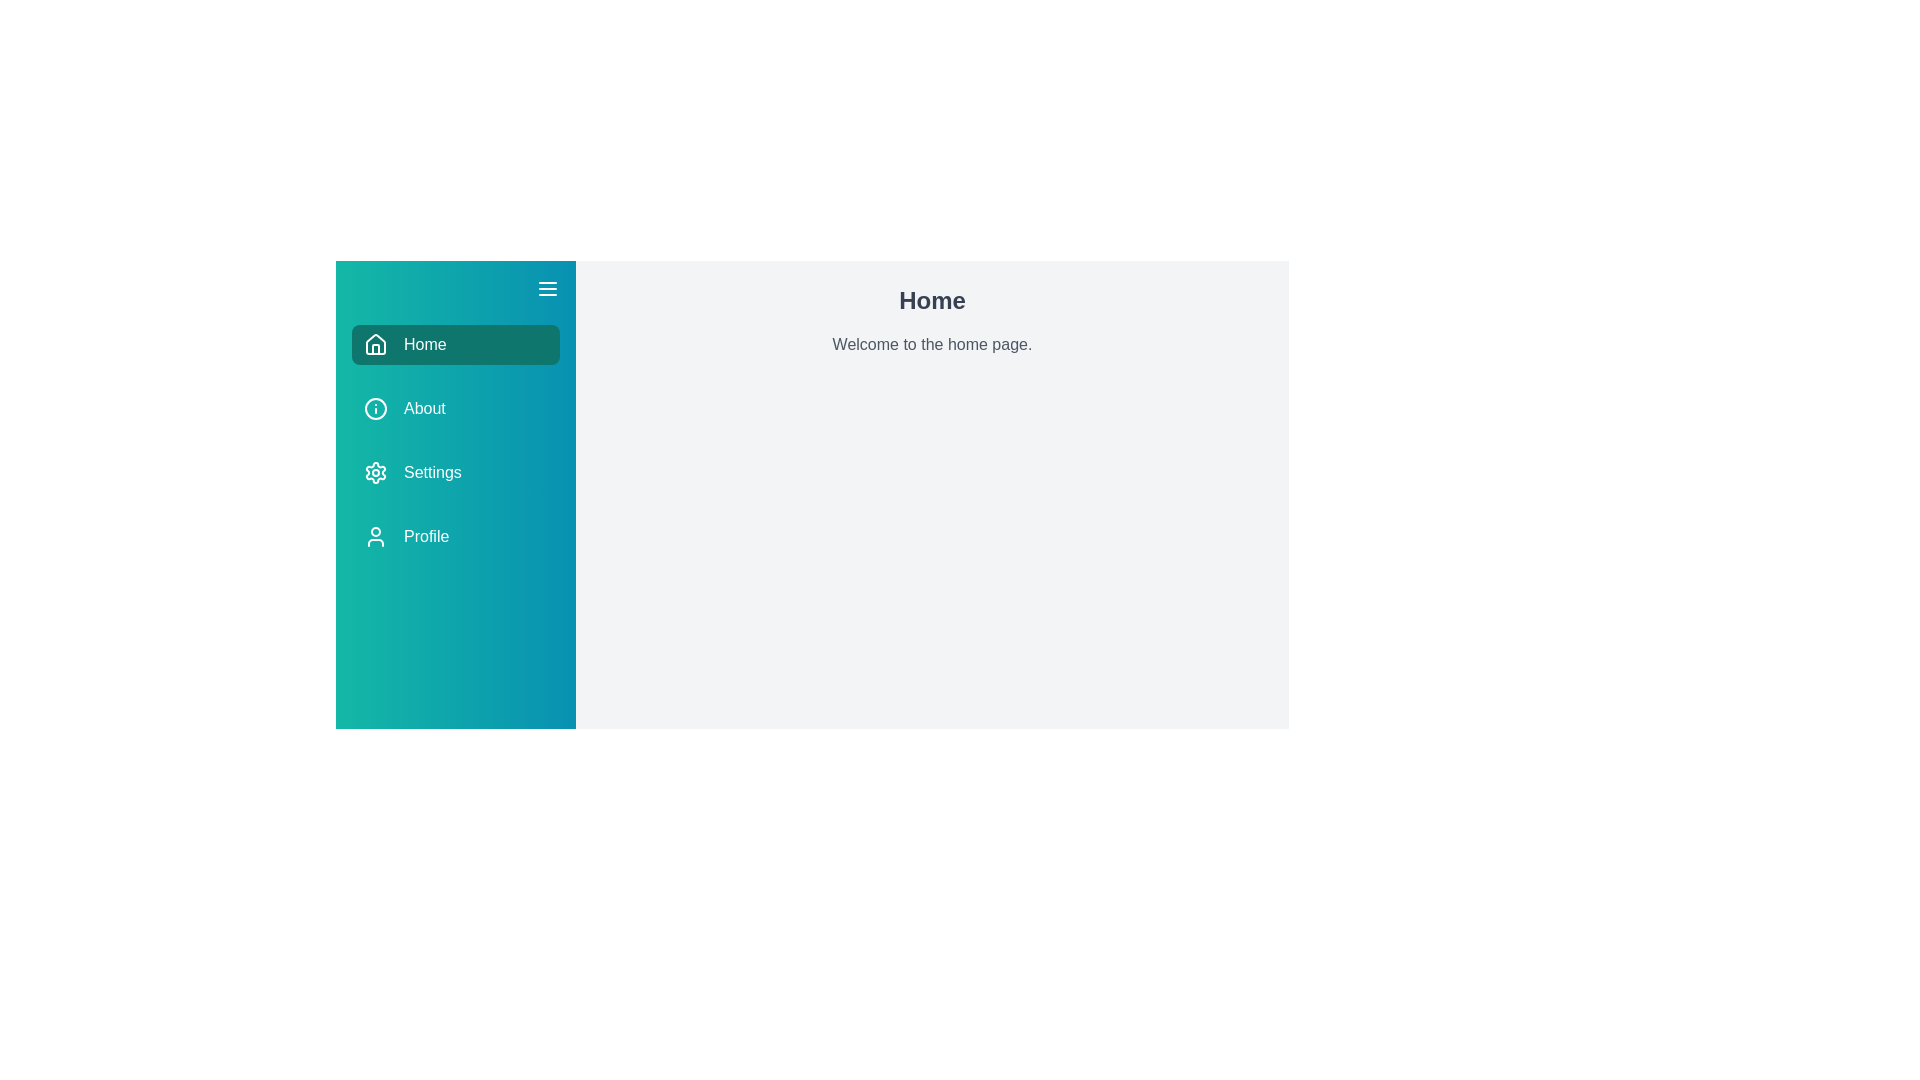 This screenshot has height=1080, width=1920. What do you see at coordinates (455, 535) in the screenshot?
I see `the Profile section from the drawer menu` at bounding box center [455, 535].